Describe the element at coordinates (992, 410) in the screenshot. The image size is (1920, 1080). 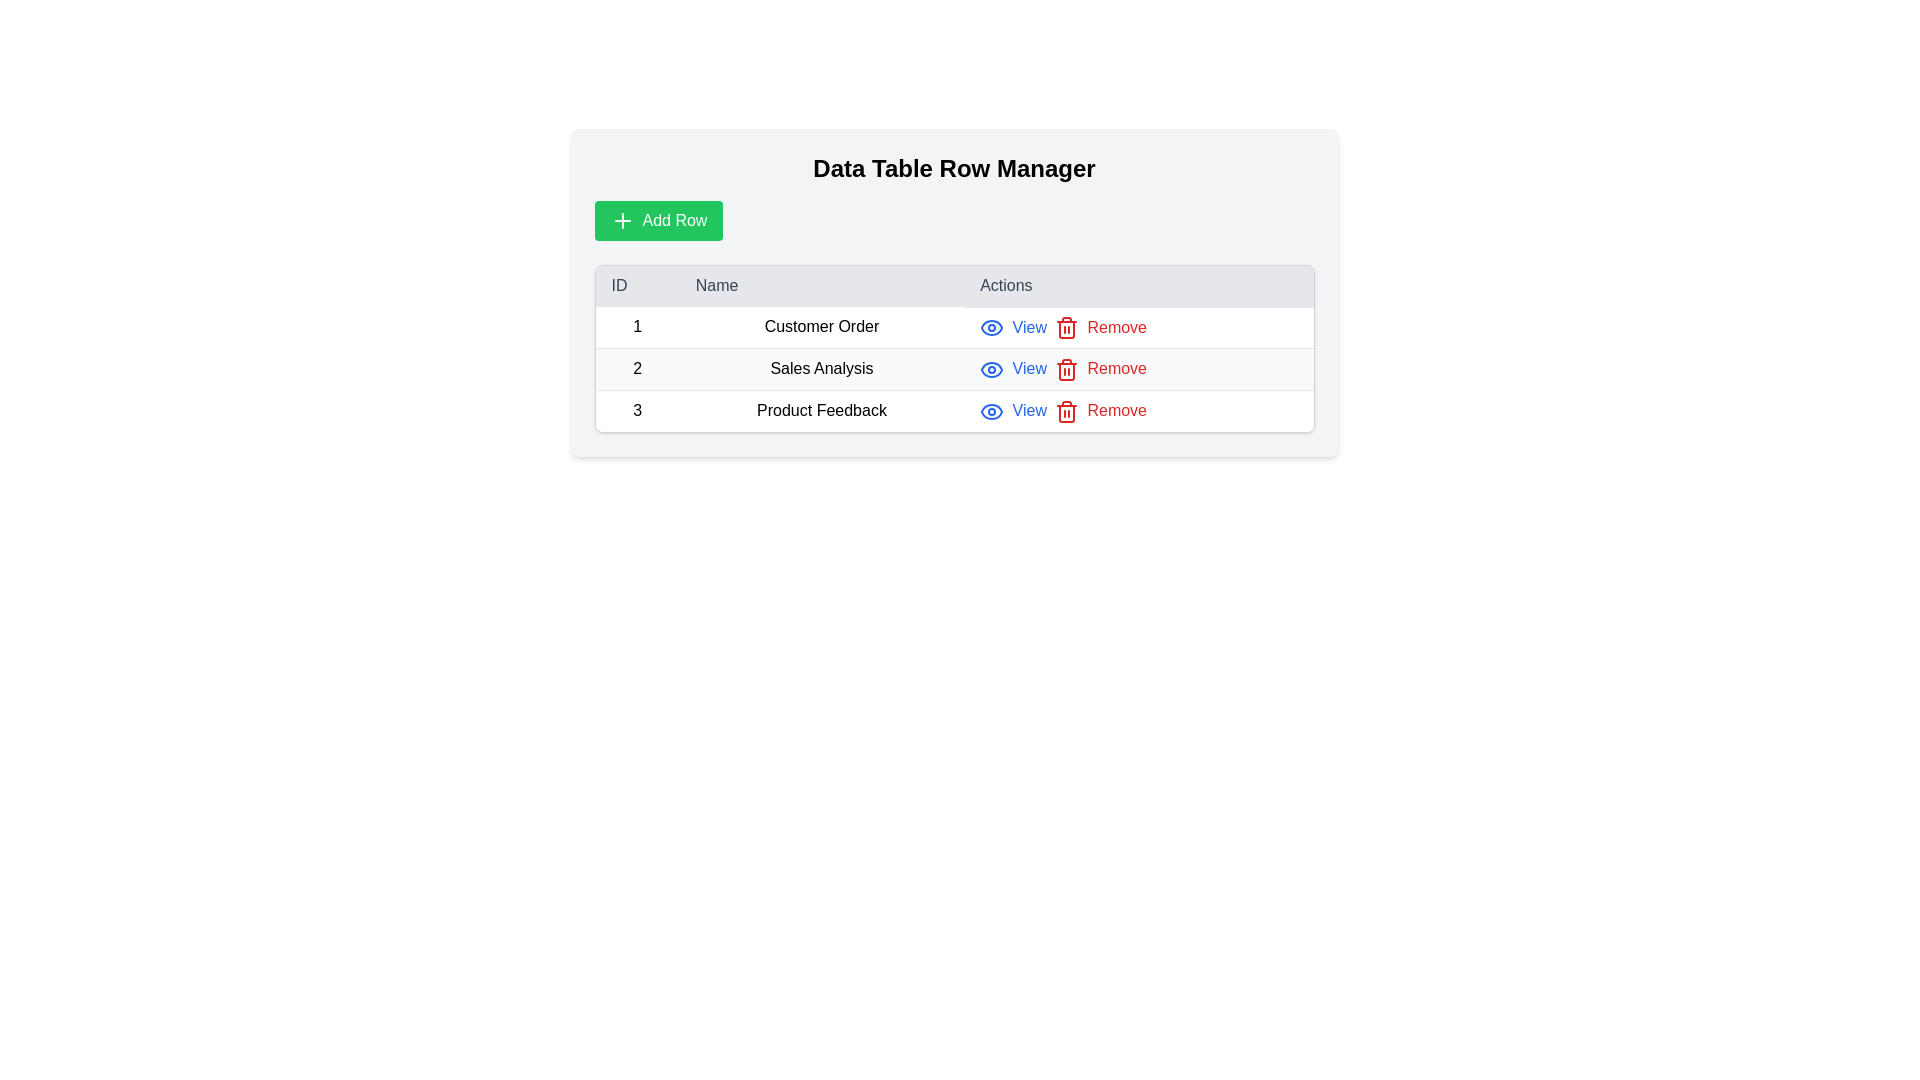
I see `the 'View' icon (SVG) representing the 'View' action for the third row ('Product Feedback') in the table under the 'Actions' column` at that location.